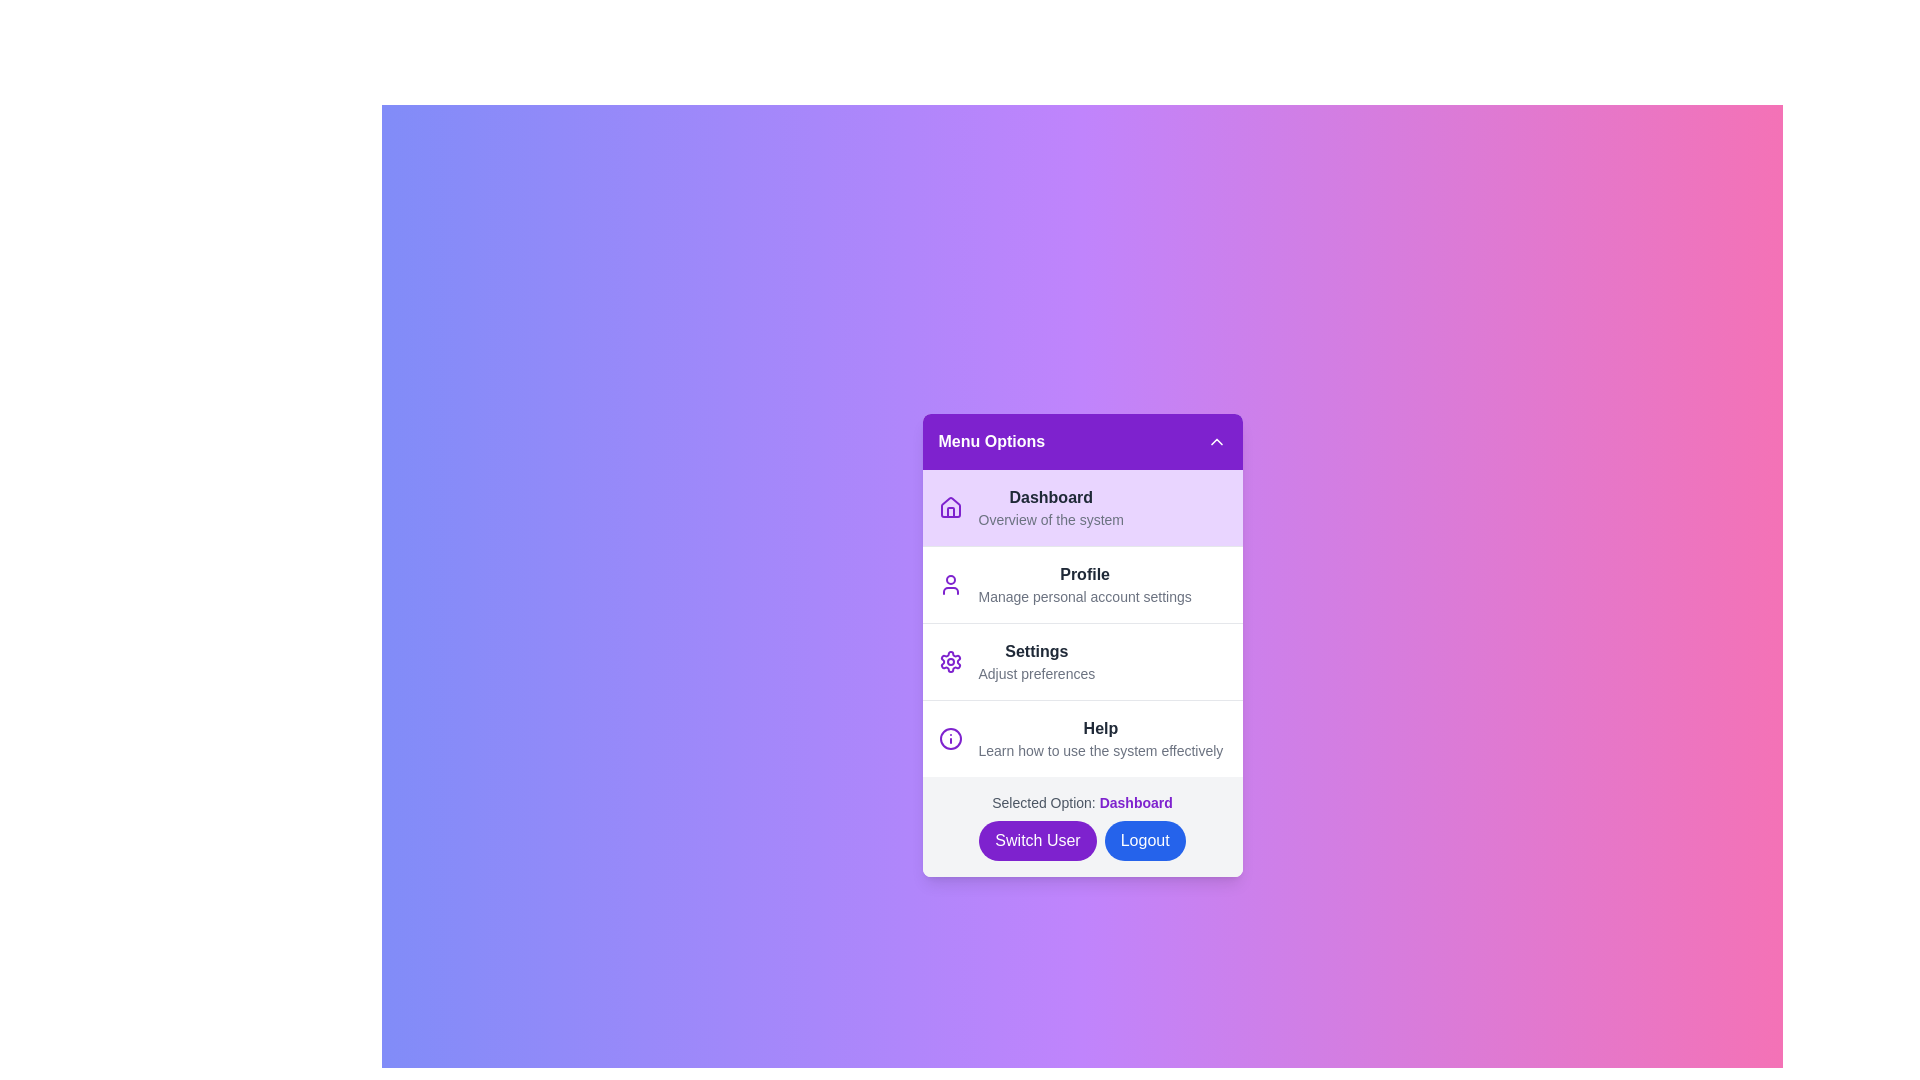 This screenshot has width=1920, height=1080. Describe the element at coordinates (1081, 737) in the screenshot. I see `the menu item Help from the sidebar menu` at that location.